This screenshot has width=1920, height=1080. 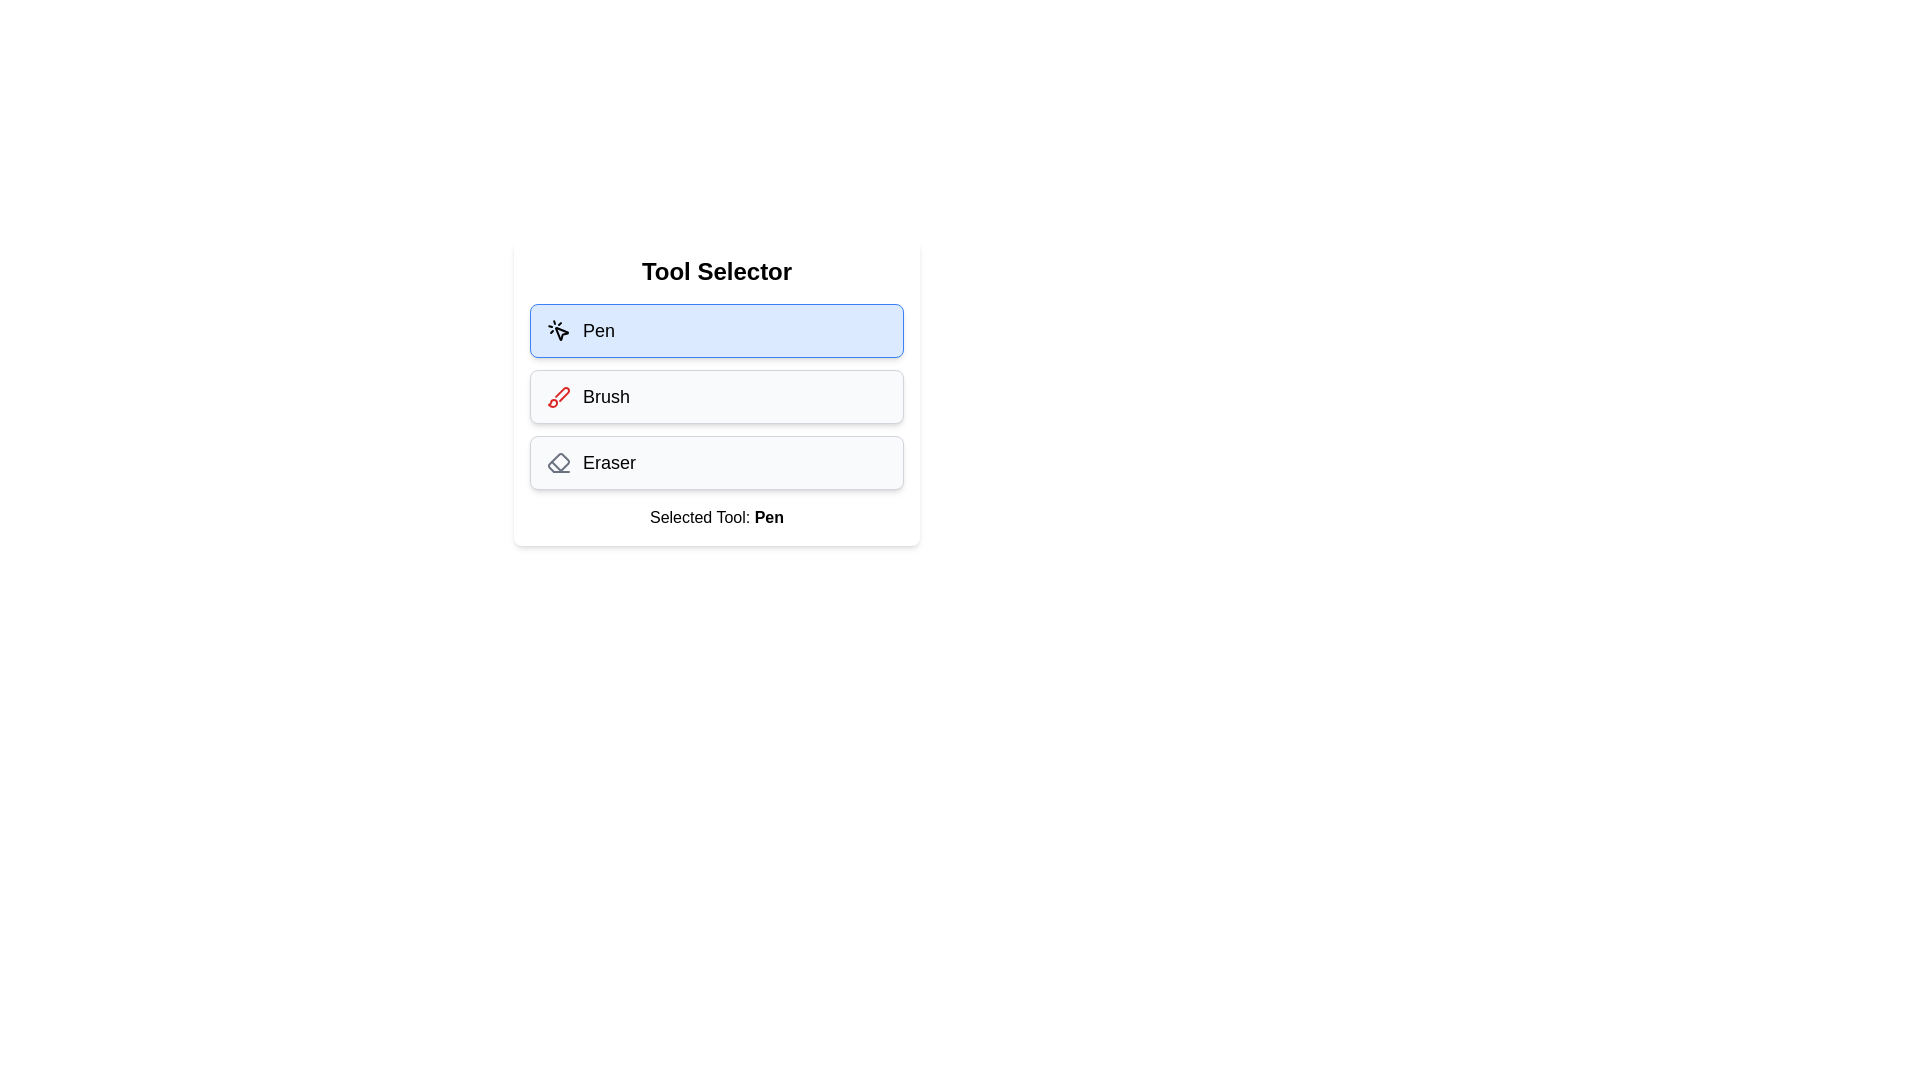 What do you see at coordinates (716, 462) in the screenshot?
I see `the tool Eraser by clicking its button` at bounding box center [716, 462].